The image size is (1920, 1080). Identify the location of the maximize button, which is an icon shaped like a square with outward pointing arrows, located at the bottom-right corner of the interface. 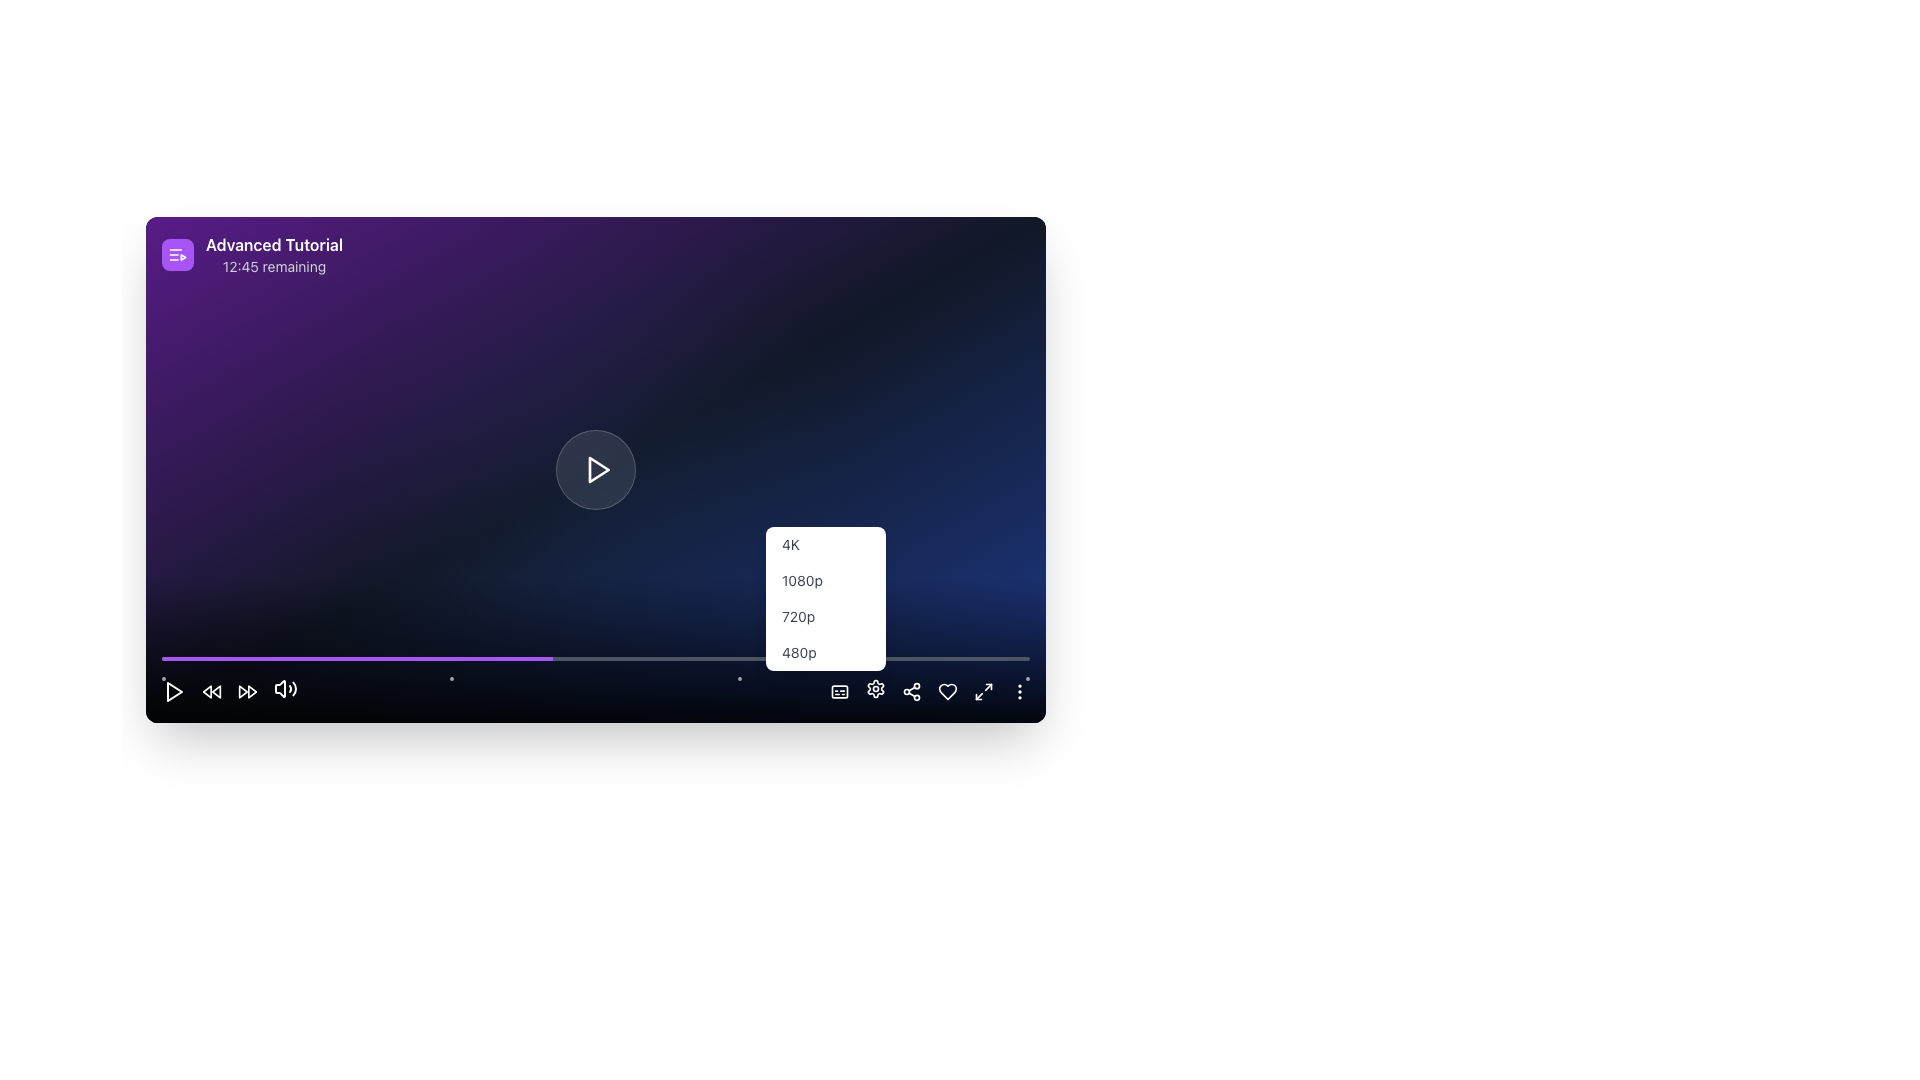
(983, 690).